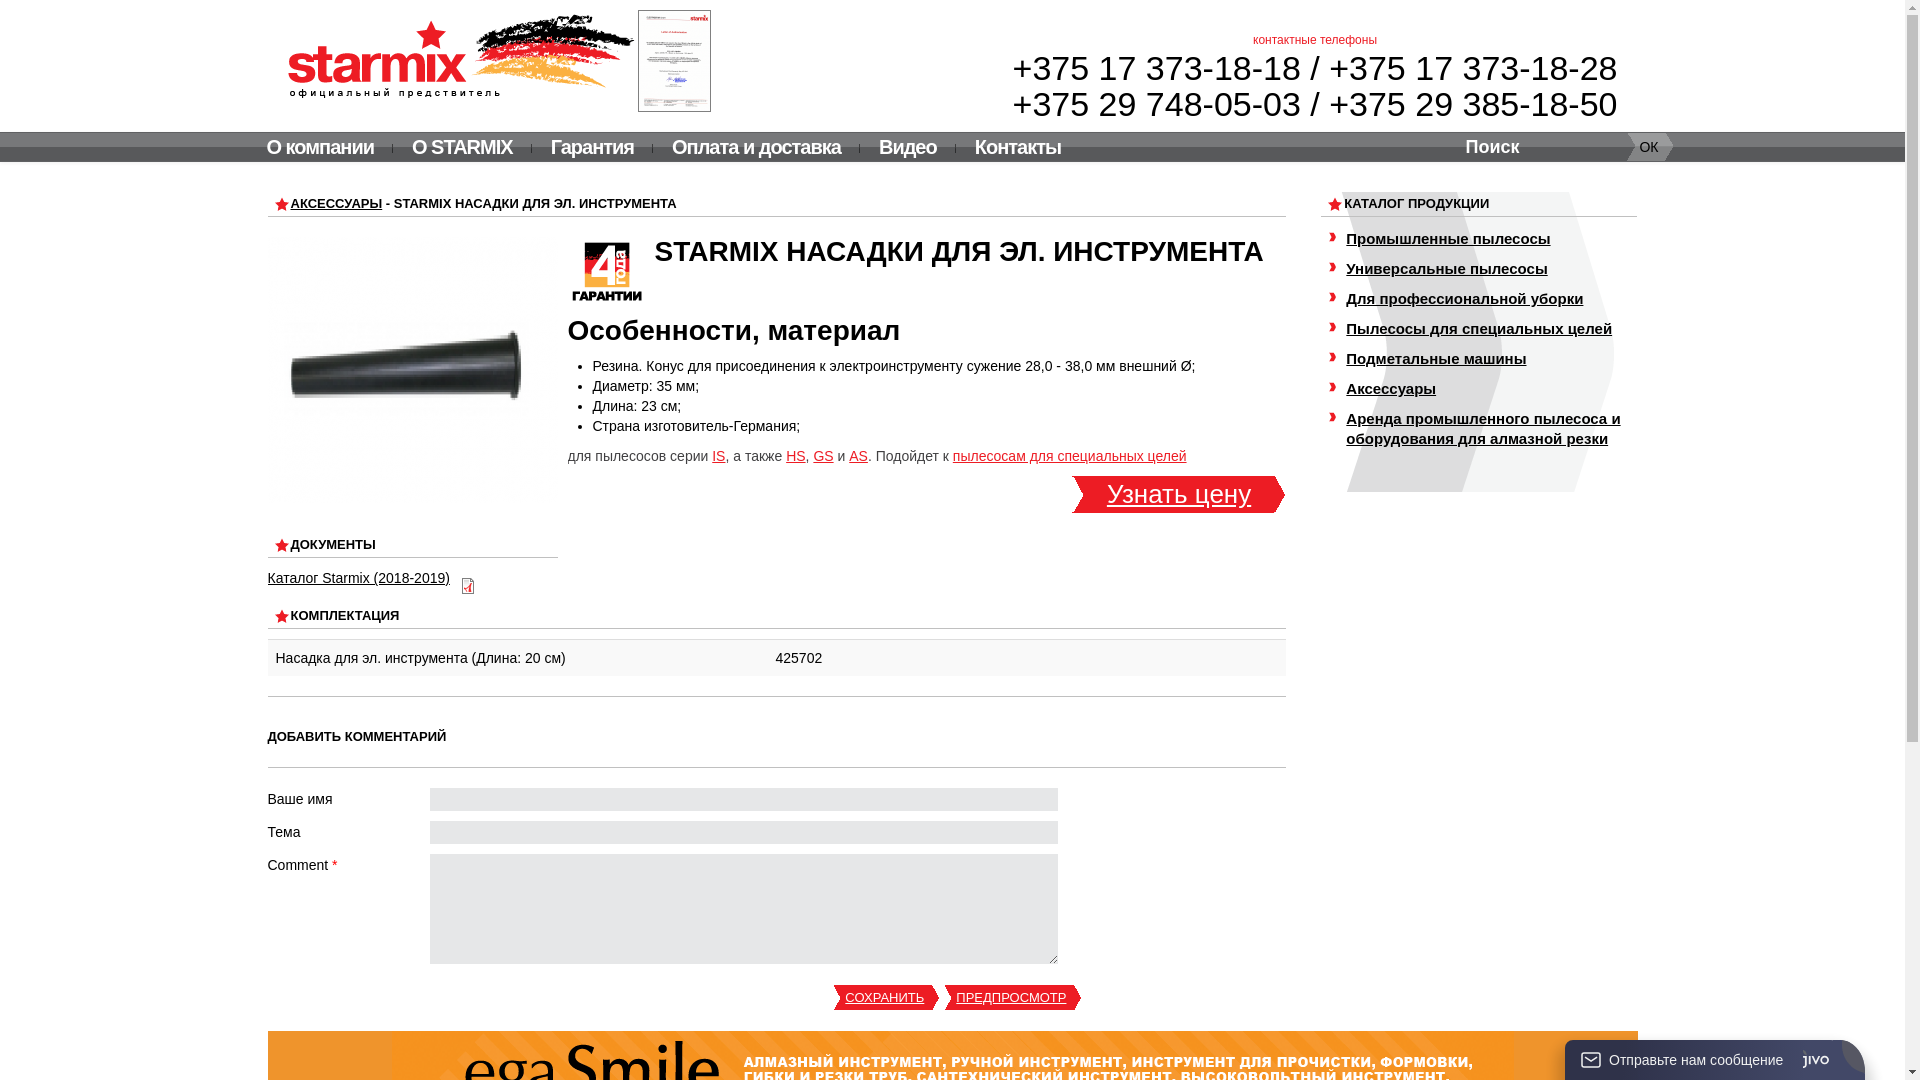 This screenshot has height=1080, width=1920. I want to click on 'AS', so click(858, 455).